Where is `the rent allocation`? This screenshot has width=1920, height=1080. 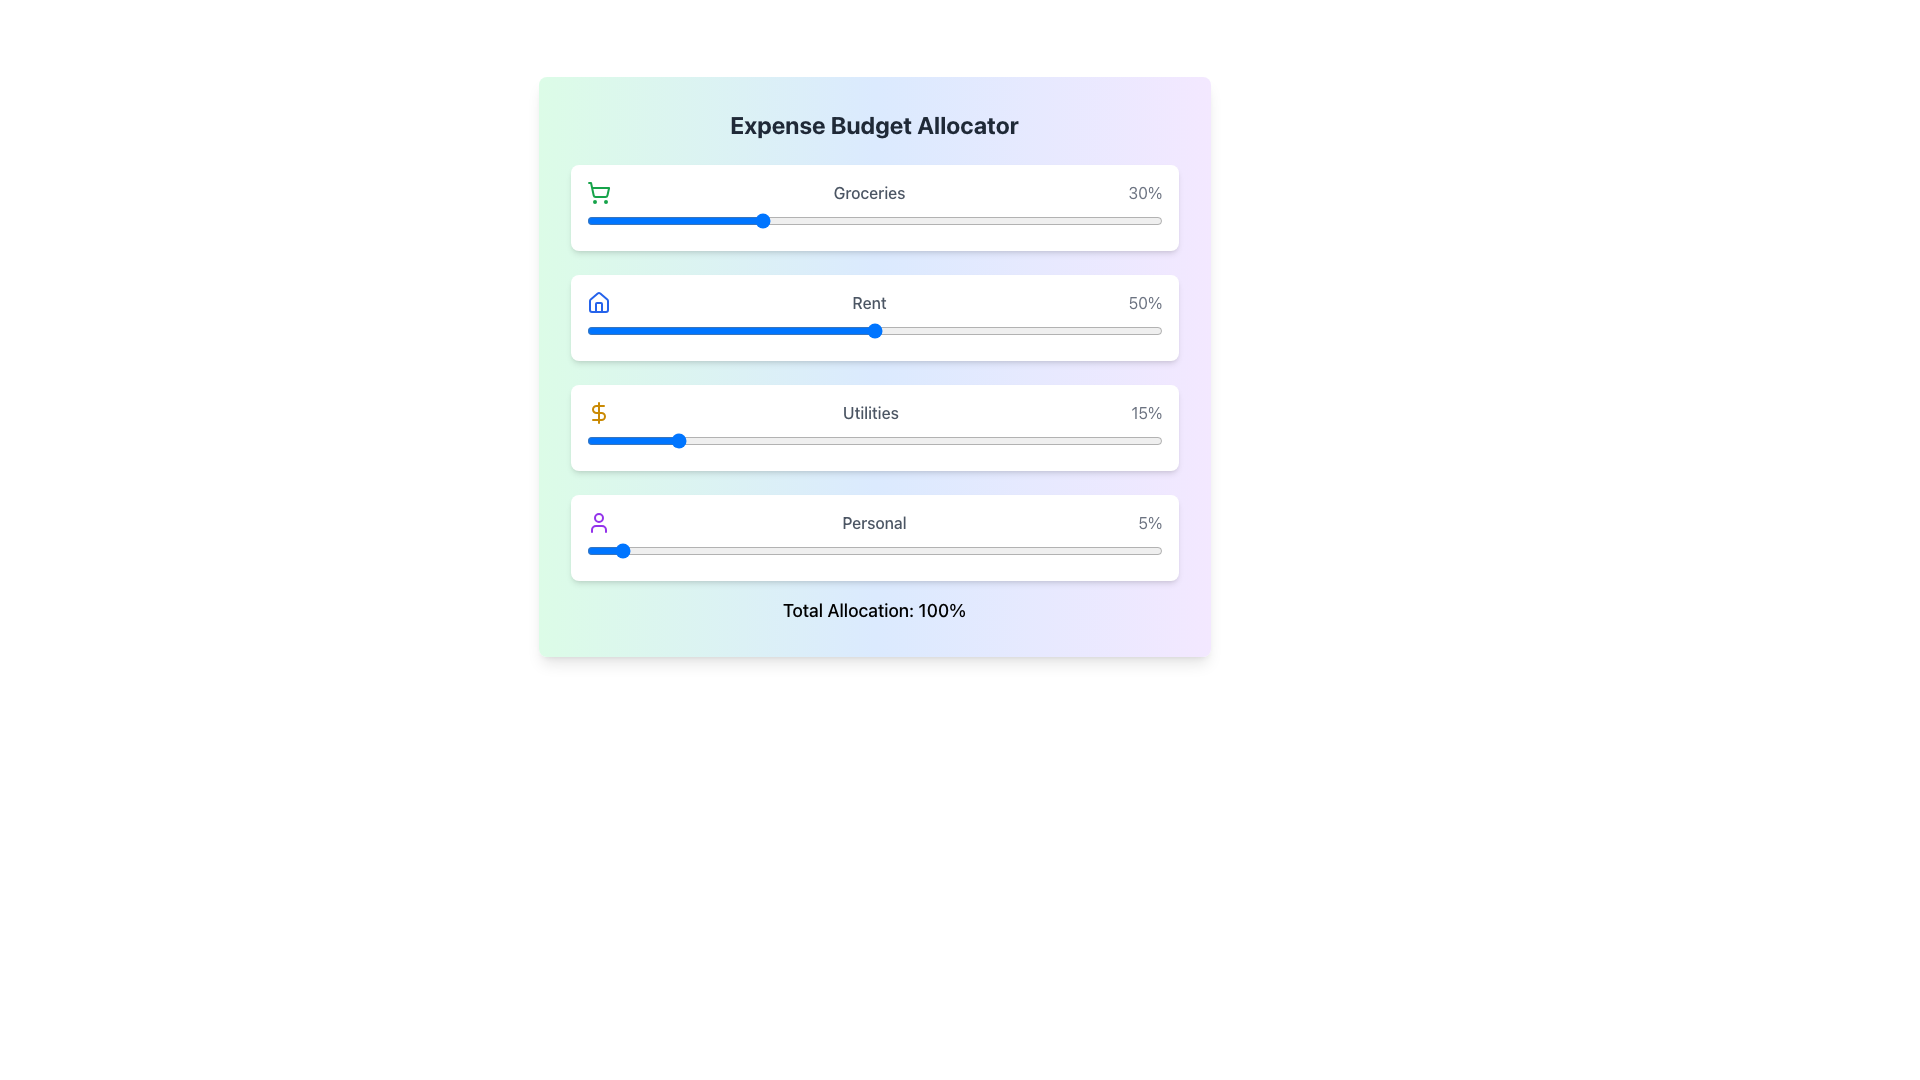 the rent allocation is located at coordinates (1007, 330).